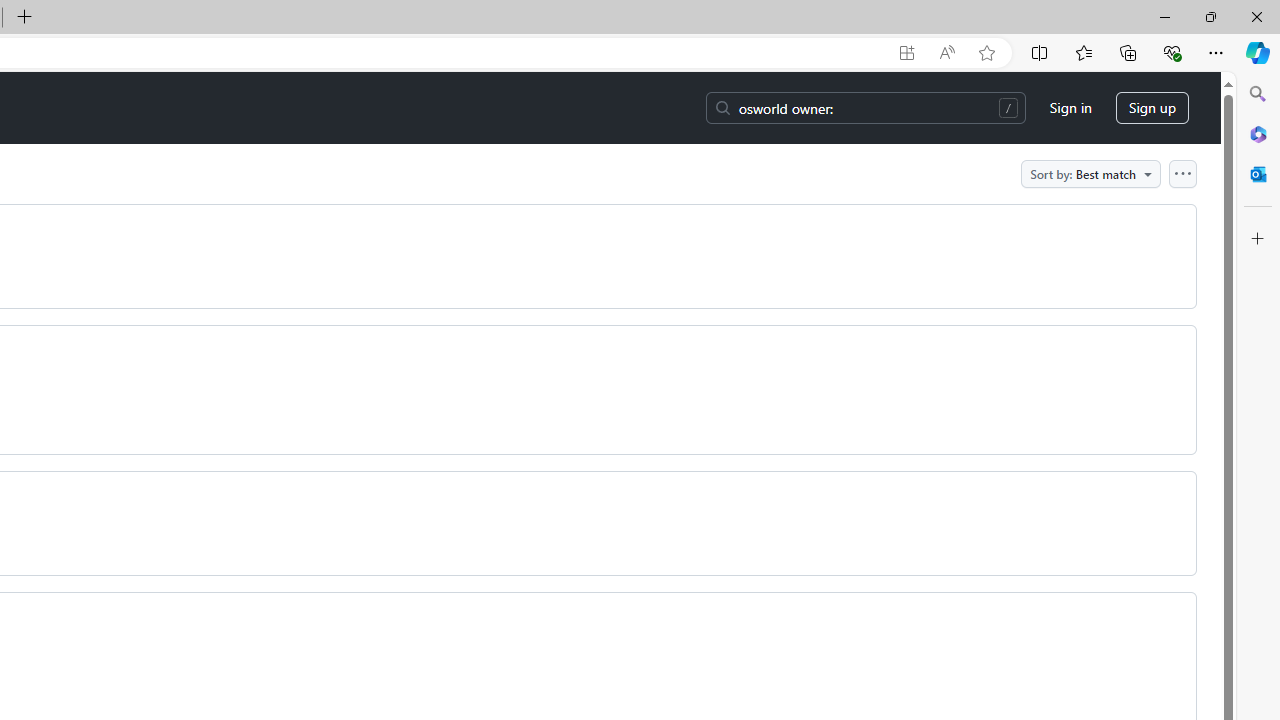 The height and width of the screenshot is (720, 1280). Describe the element at coordinates (1090, 172) in the screenshot. I see `'Sort by: Best match'` at that location.